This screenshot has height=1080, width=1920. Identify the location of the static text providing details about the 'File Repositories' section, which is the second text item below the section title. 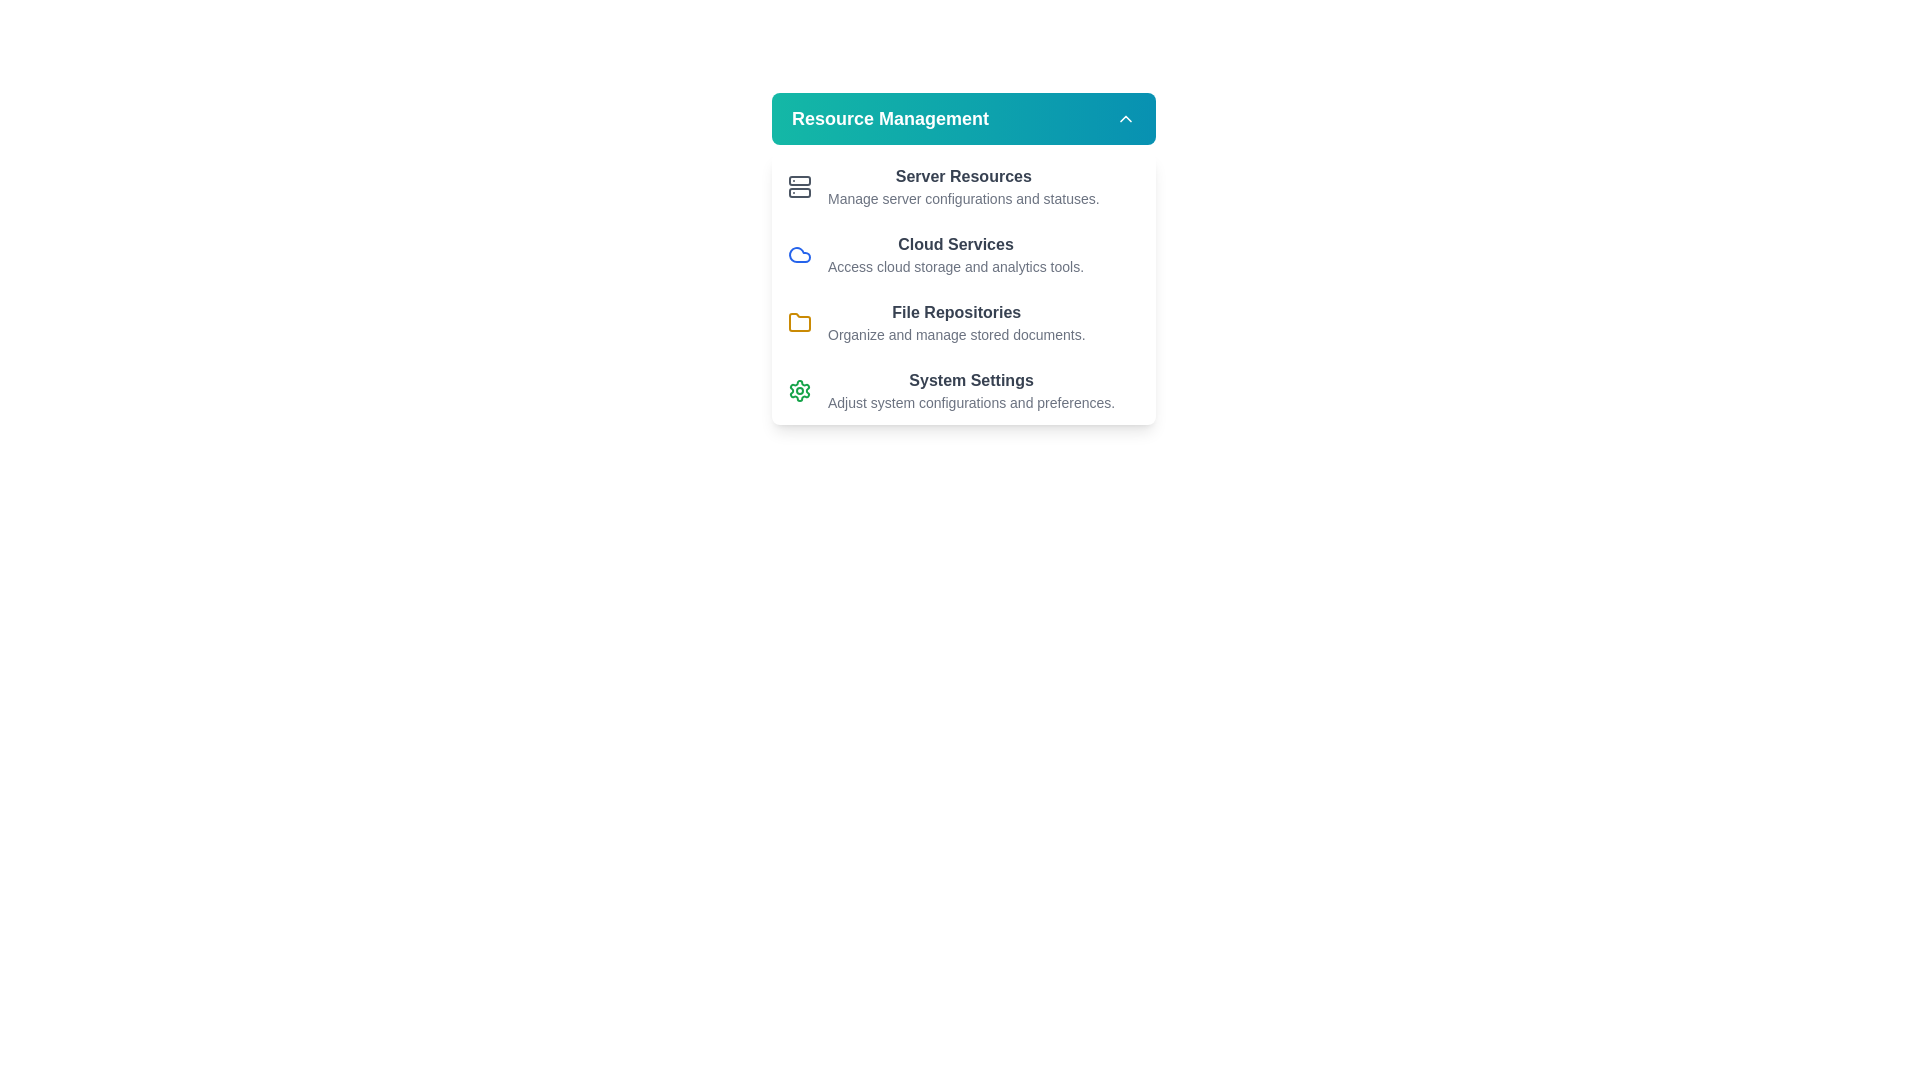
(955, 334).